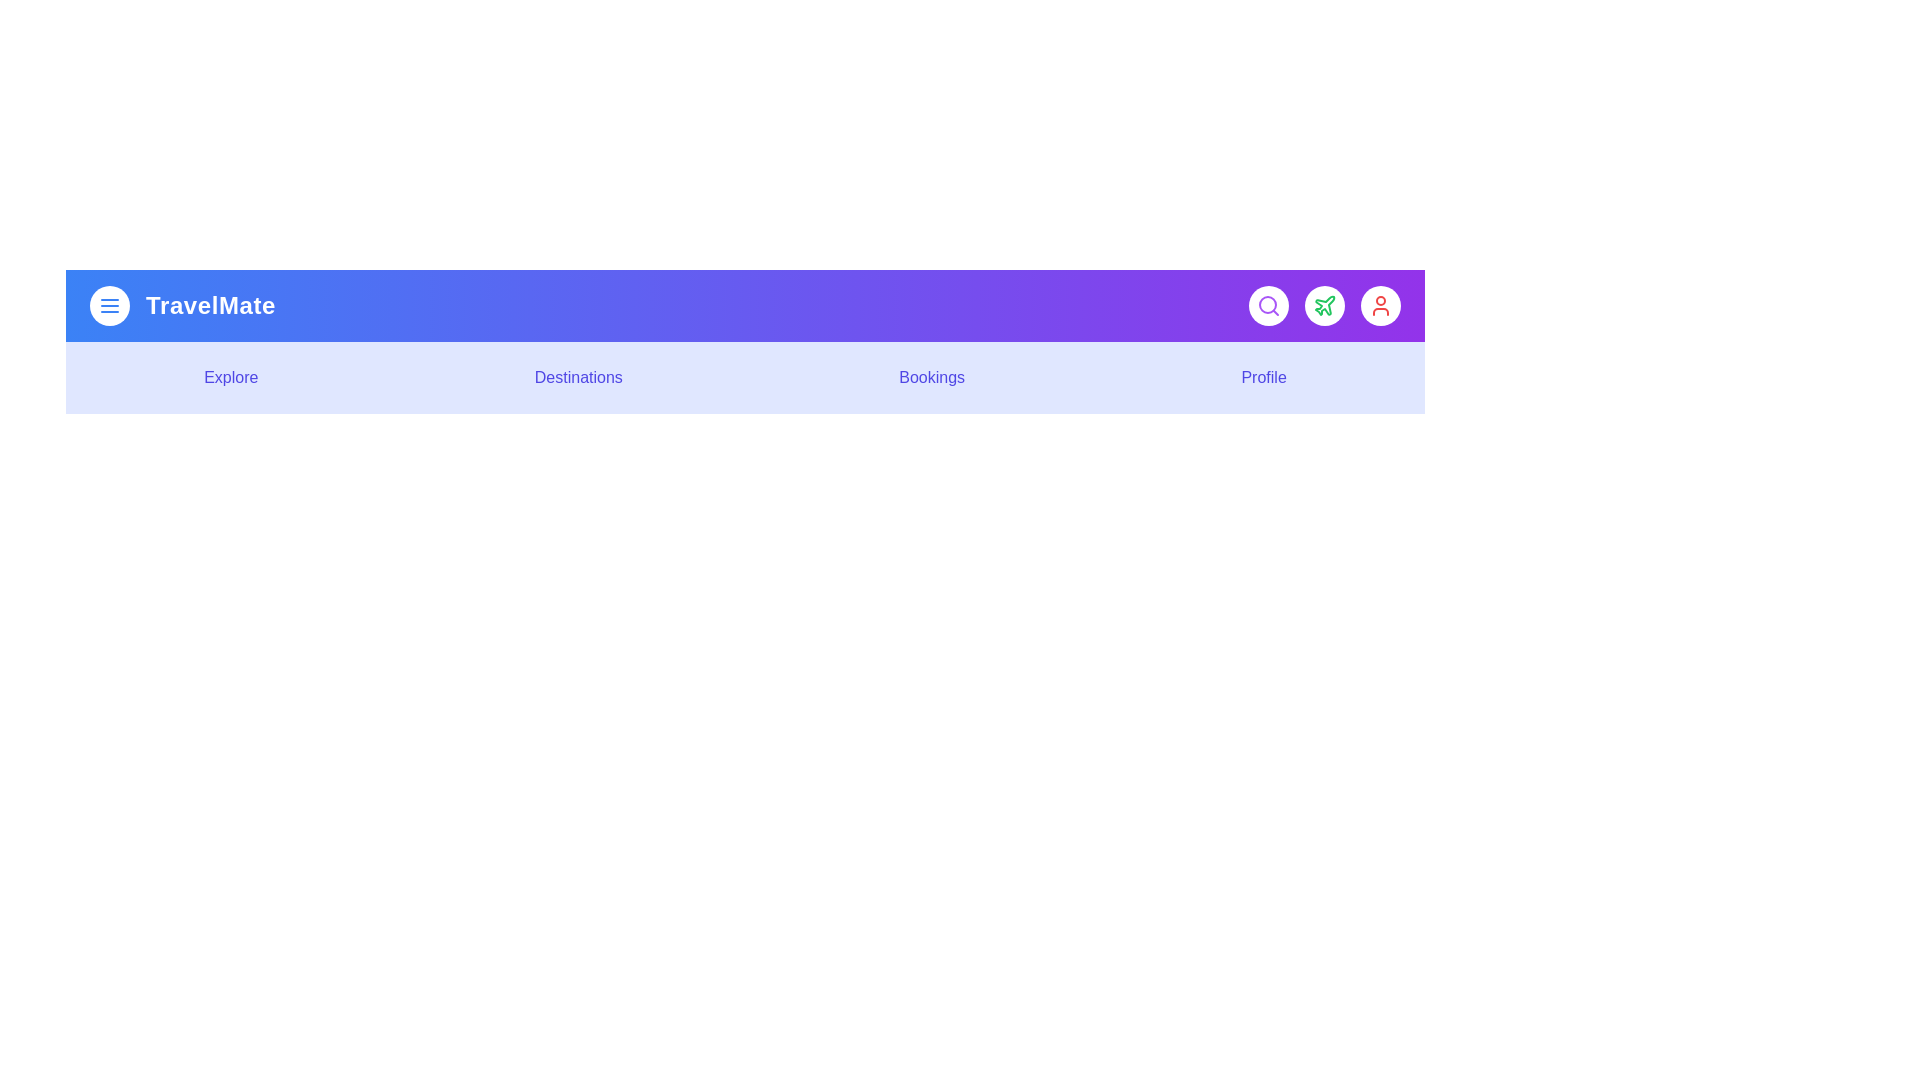 The height and width of the screenshot is (1080, 1920). Describe the element at coordinates (1262, 378) in the screenshot. I see `the interactive element Profile Menu Item to observe visual feedback` at that location.